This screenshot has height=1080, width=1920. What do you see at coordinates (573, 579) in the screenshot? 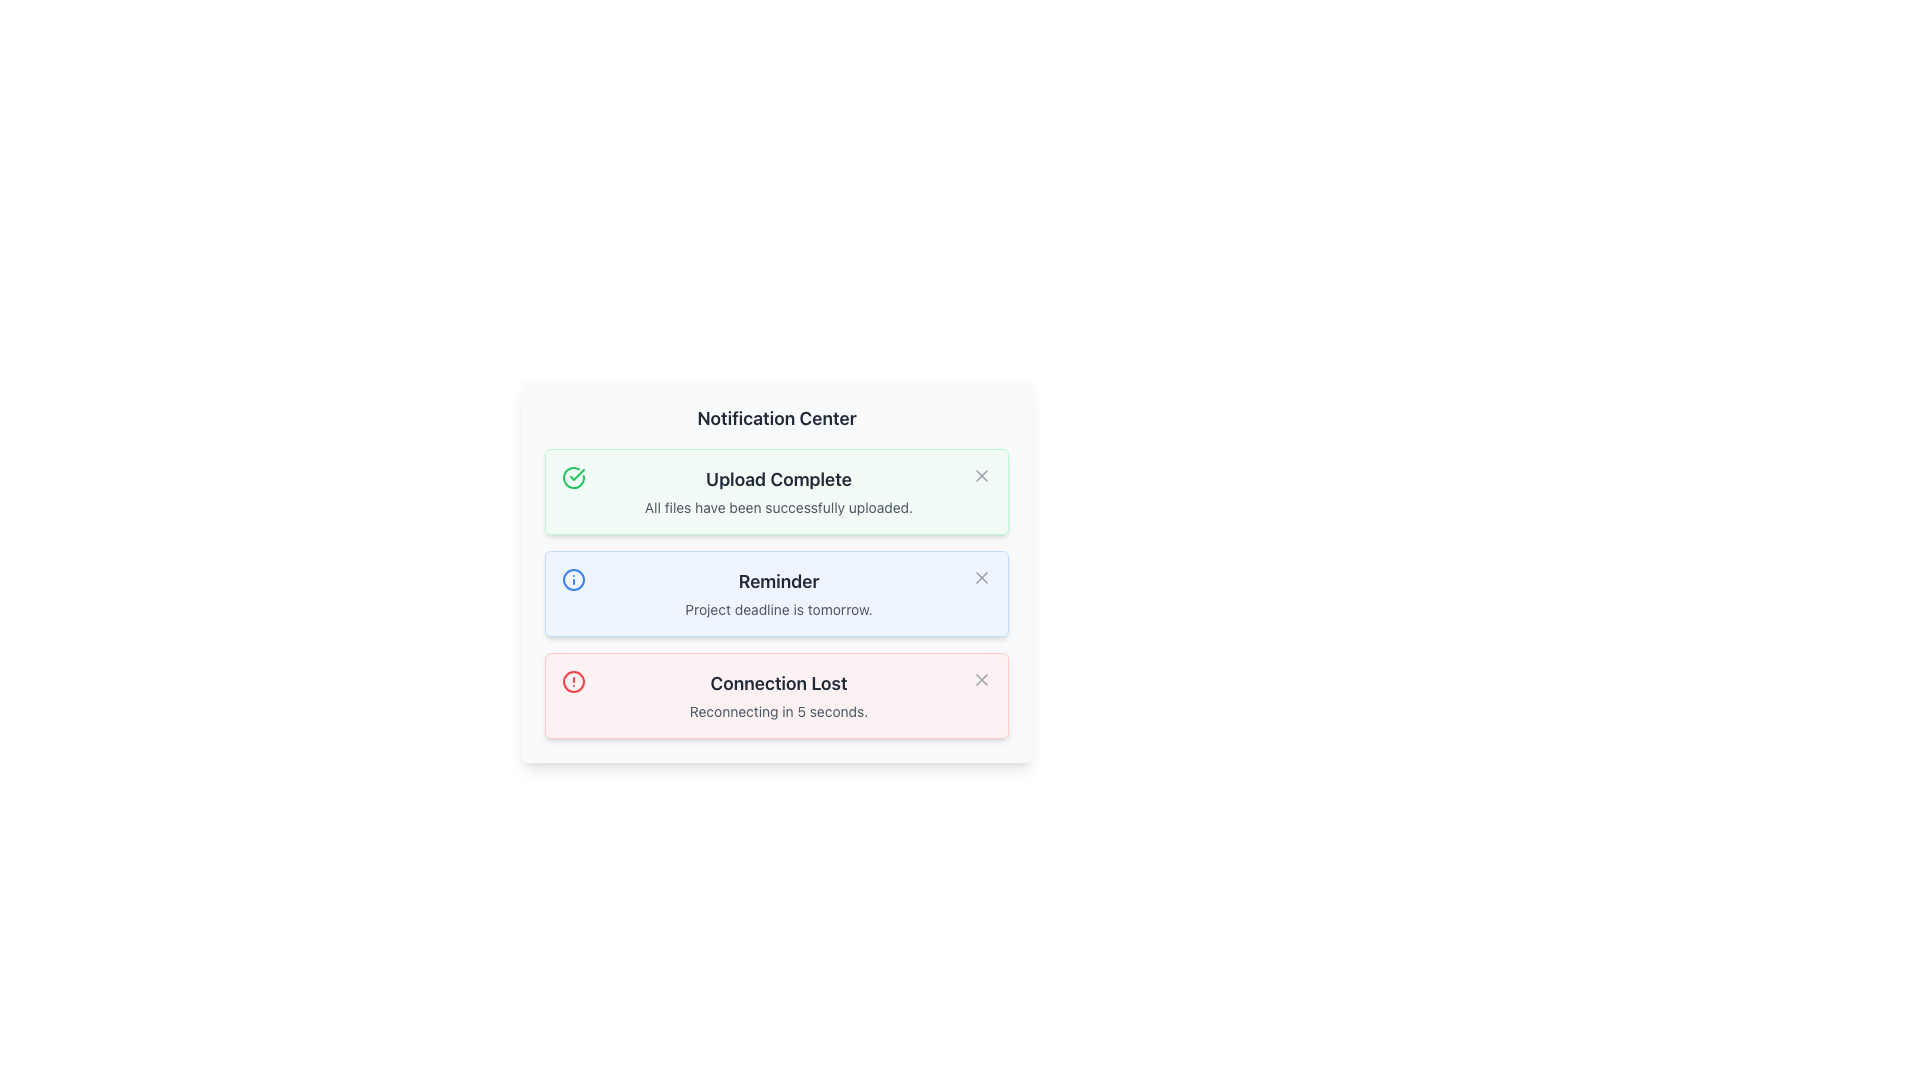
I see `the central circular part of the 'info' icon, which is styled in blue and located next to the 'Reminder' notification section` at bounding box center [573, 579].